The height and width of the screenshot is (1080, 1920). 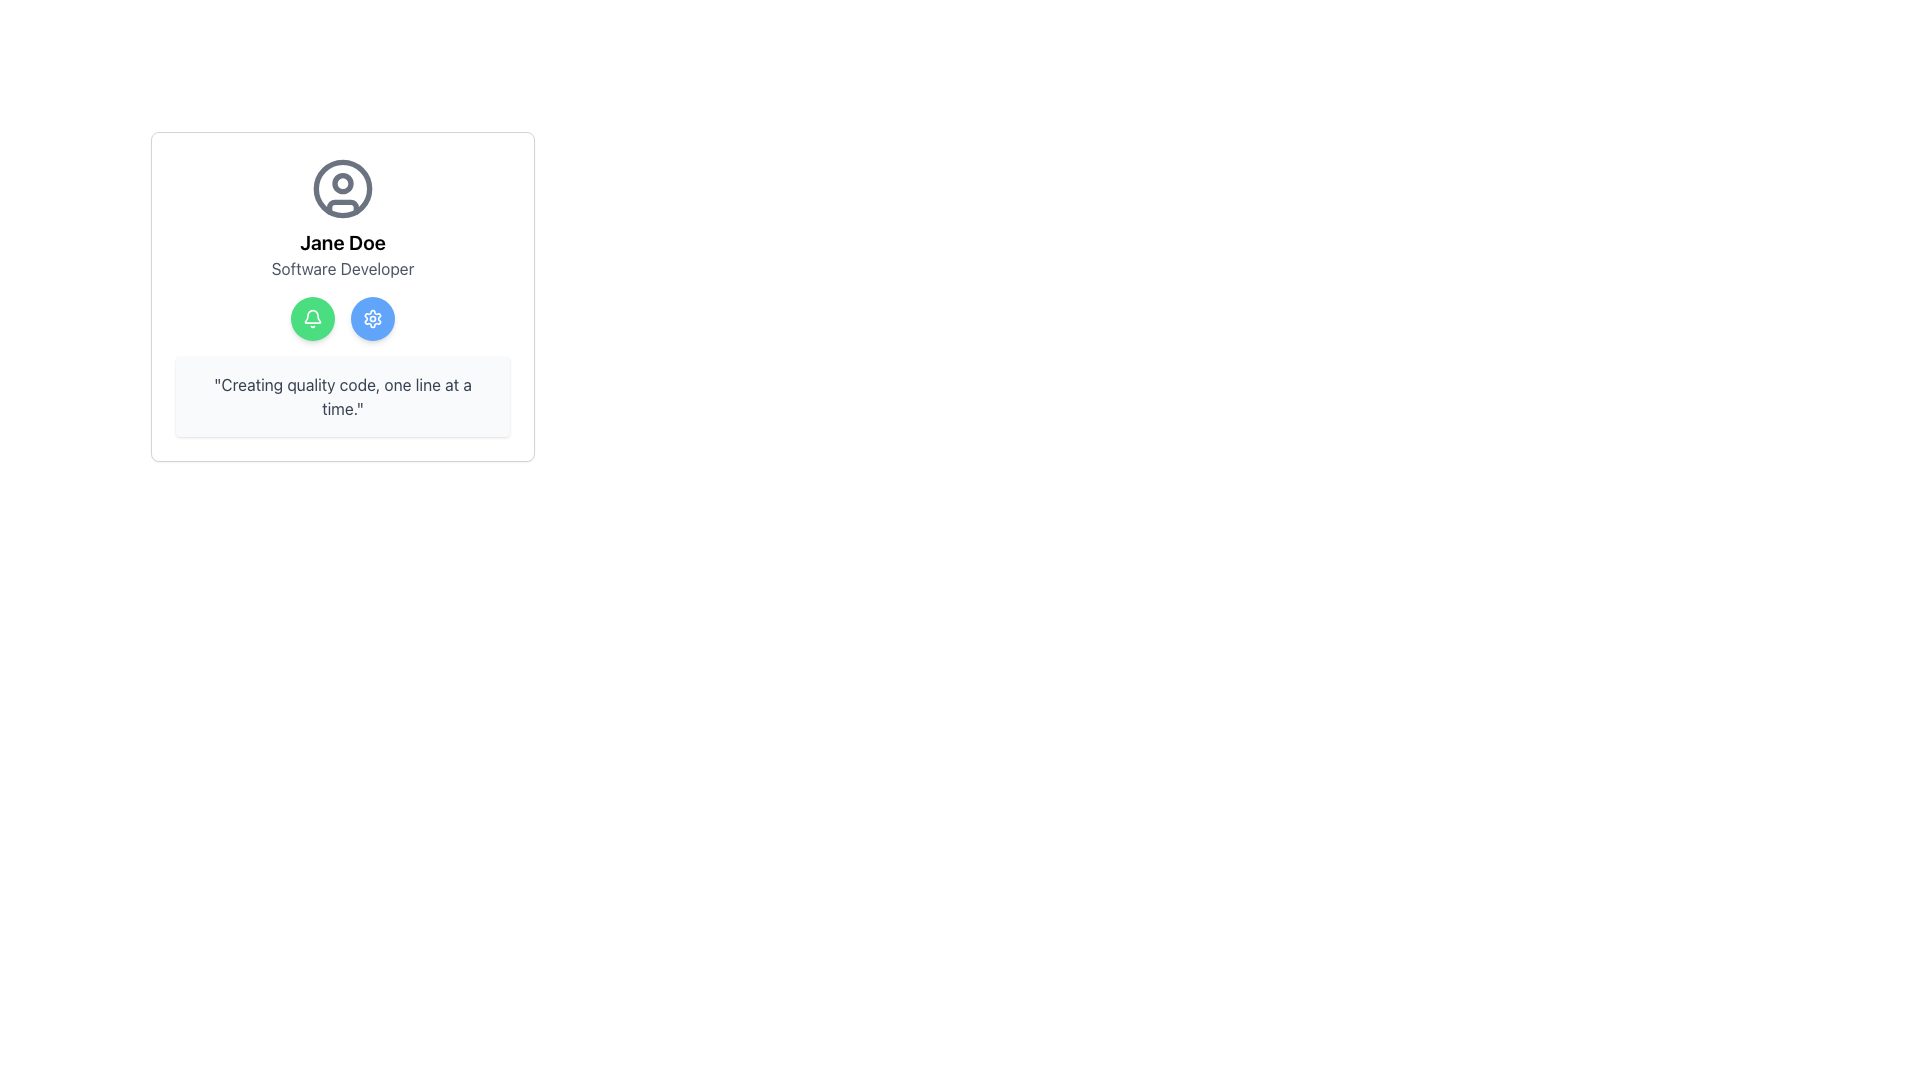 What do you see at coordinates (373, 318) in the screenshot?
I see `the settings icon (cogwheel symbol) located at the bottom-right of the profile card` at bounding box center [373, 318].